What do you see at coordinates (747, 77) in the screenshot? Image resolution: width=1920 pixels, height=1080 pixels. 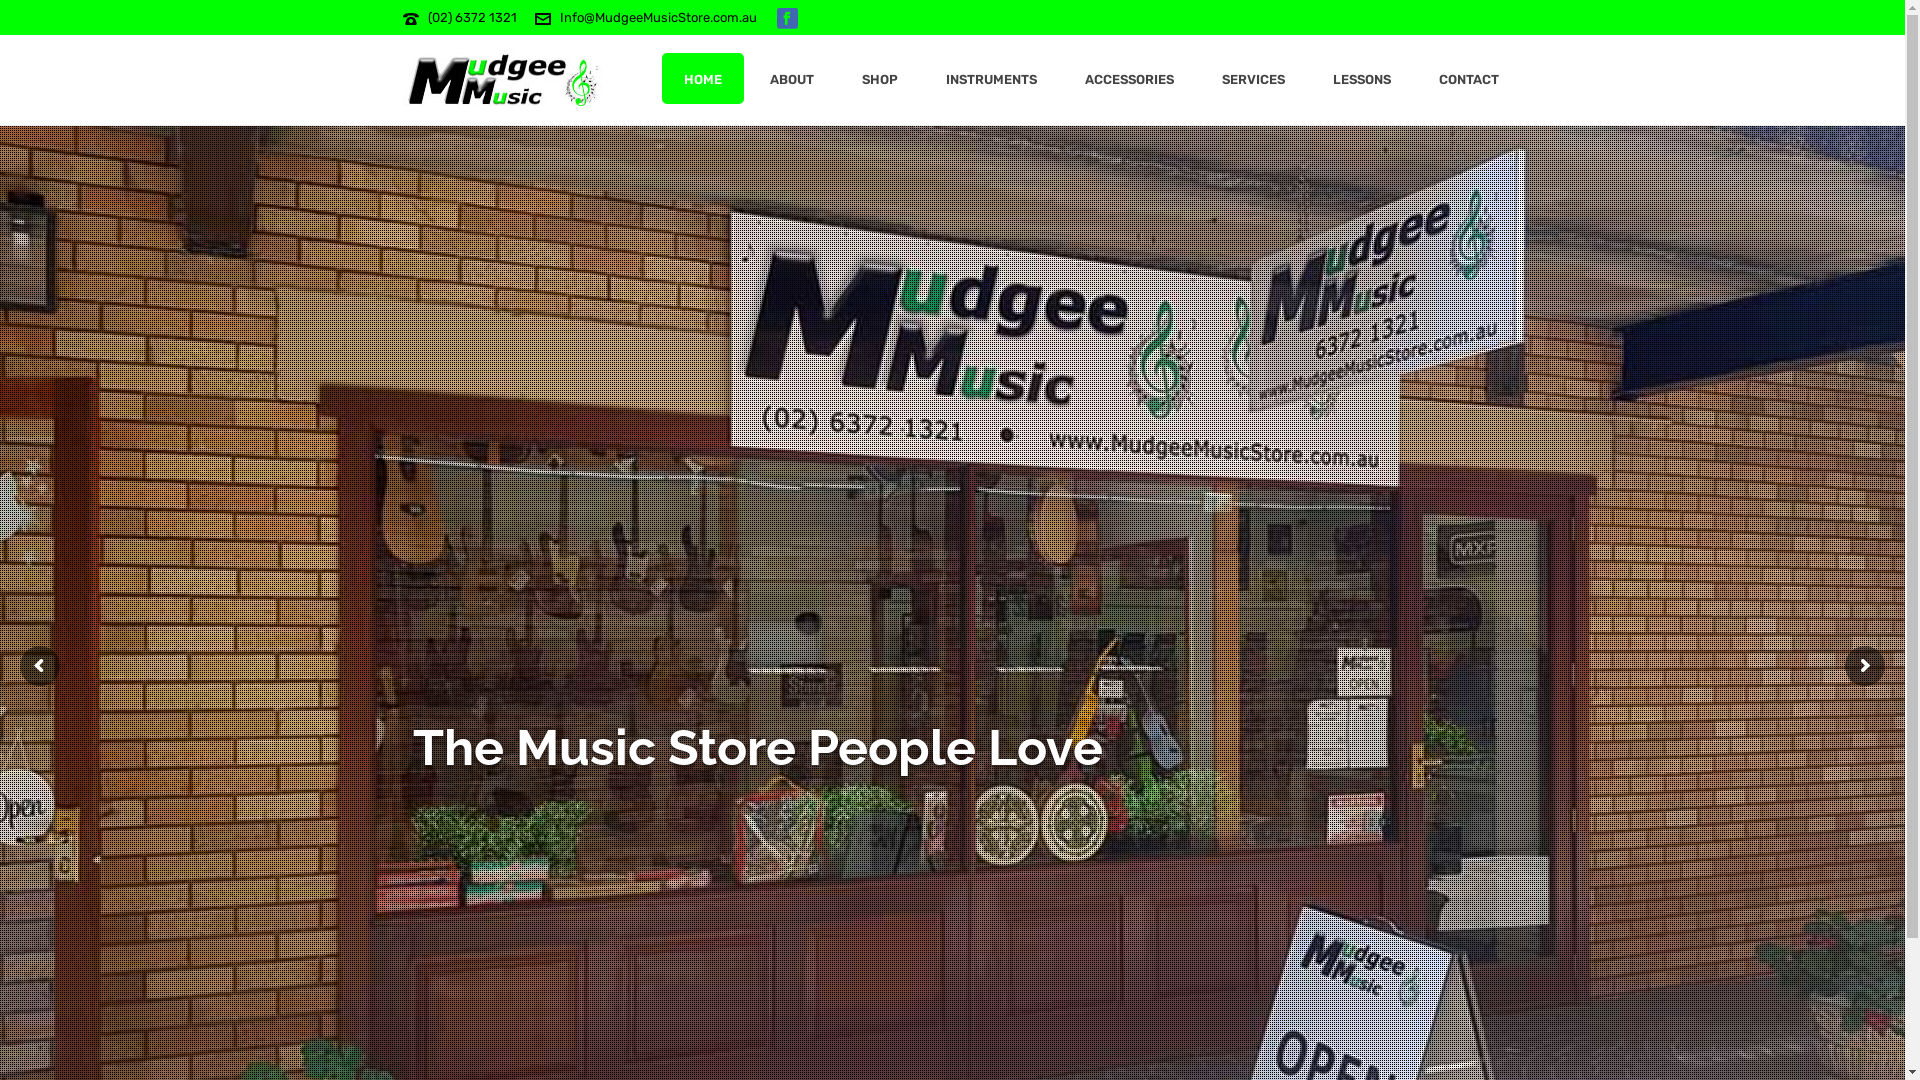 I see `'ABOUT'` at bounding box center [747, 77].